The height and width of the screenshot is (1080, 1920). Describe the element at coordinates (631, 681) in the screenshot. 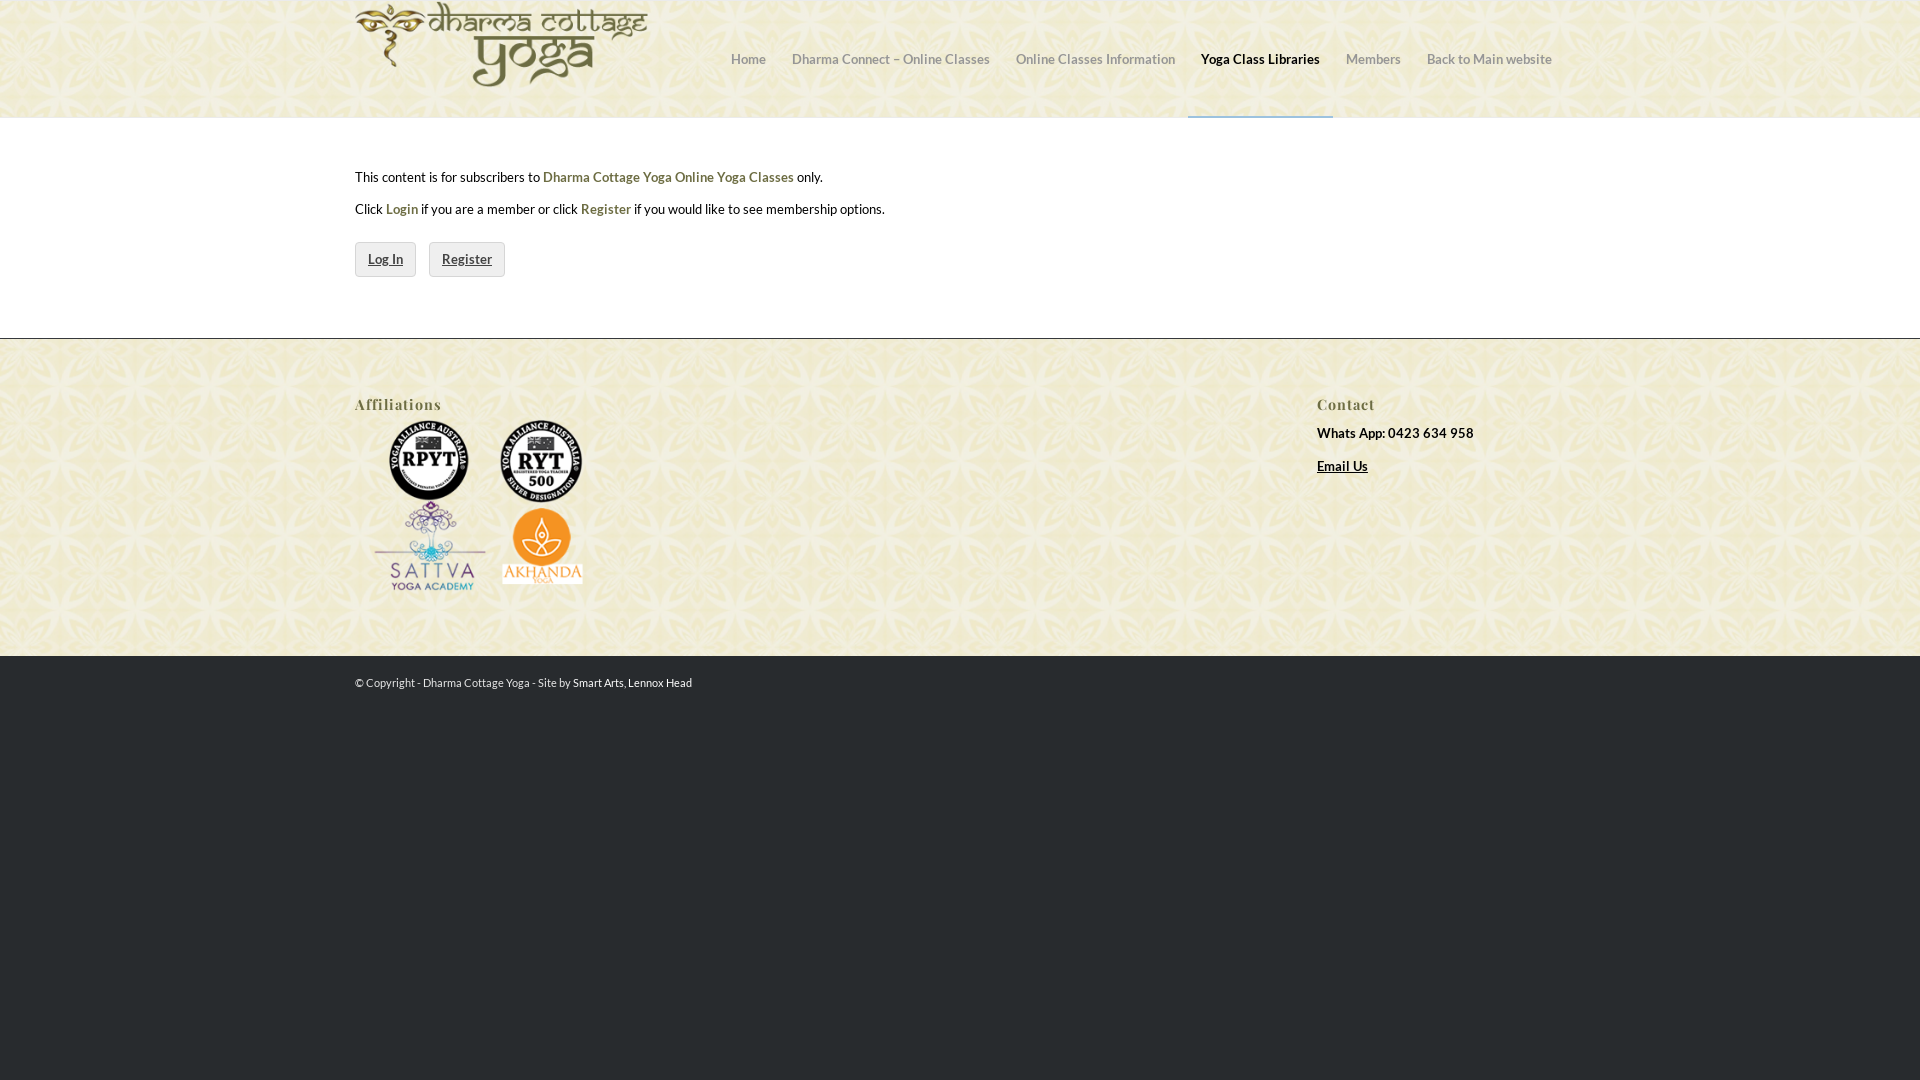

I see `'Smart Arts, Lennox Head'` at that location.